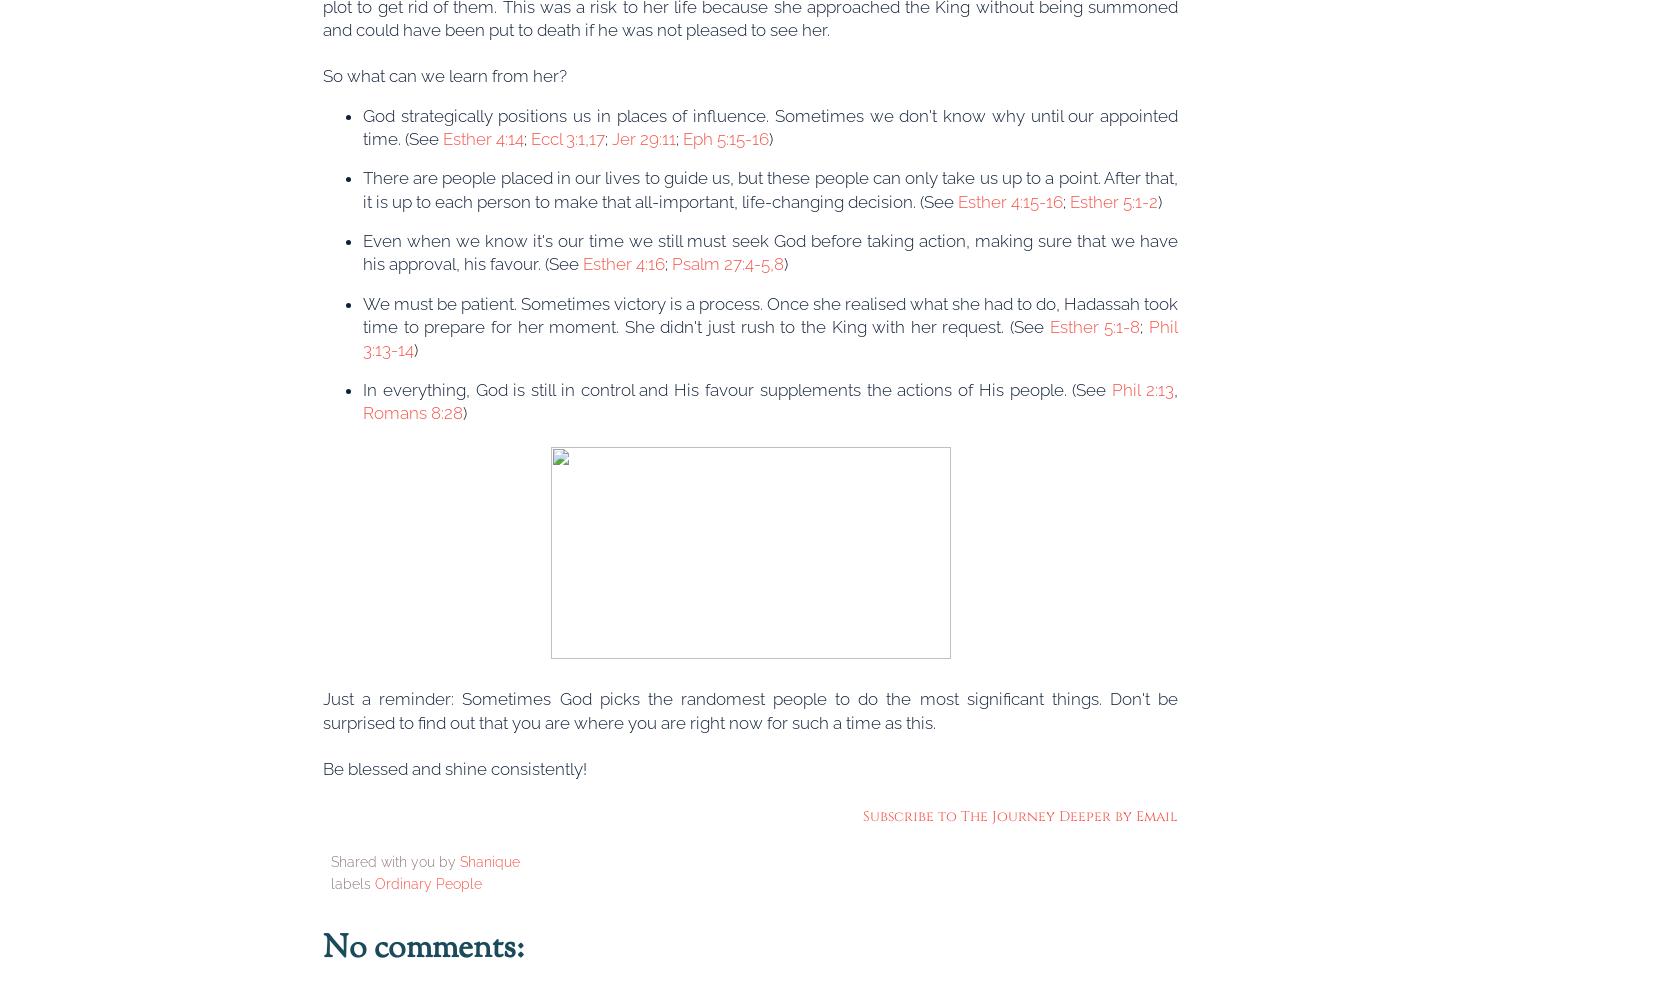 This screenshot has width=1658, height=990. What do you see at coordinates (770, 336) in the screenshot?
I see `'Phil 3:13-14'` at bounding box center [770, 336].